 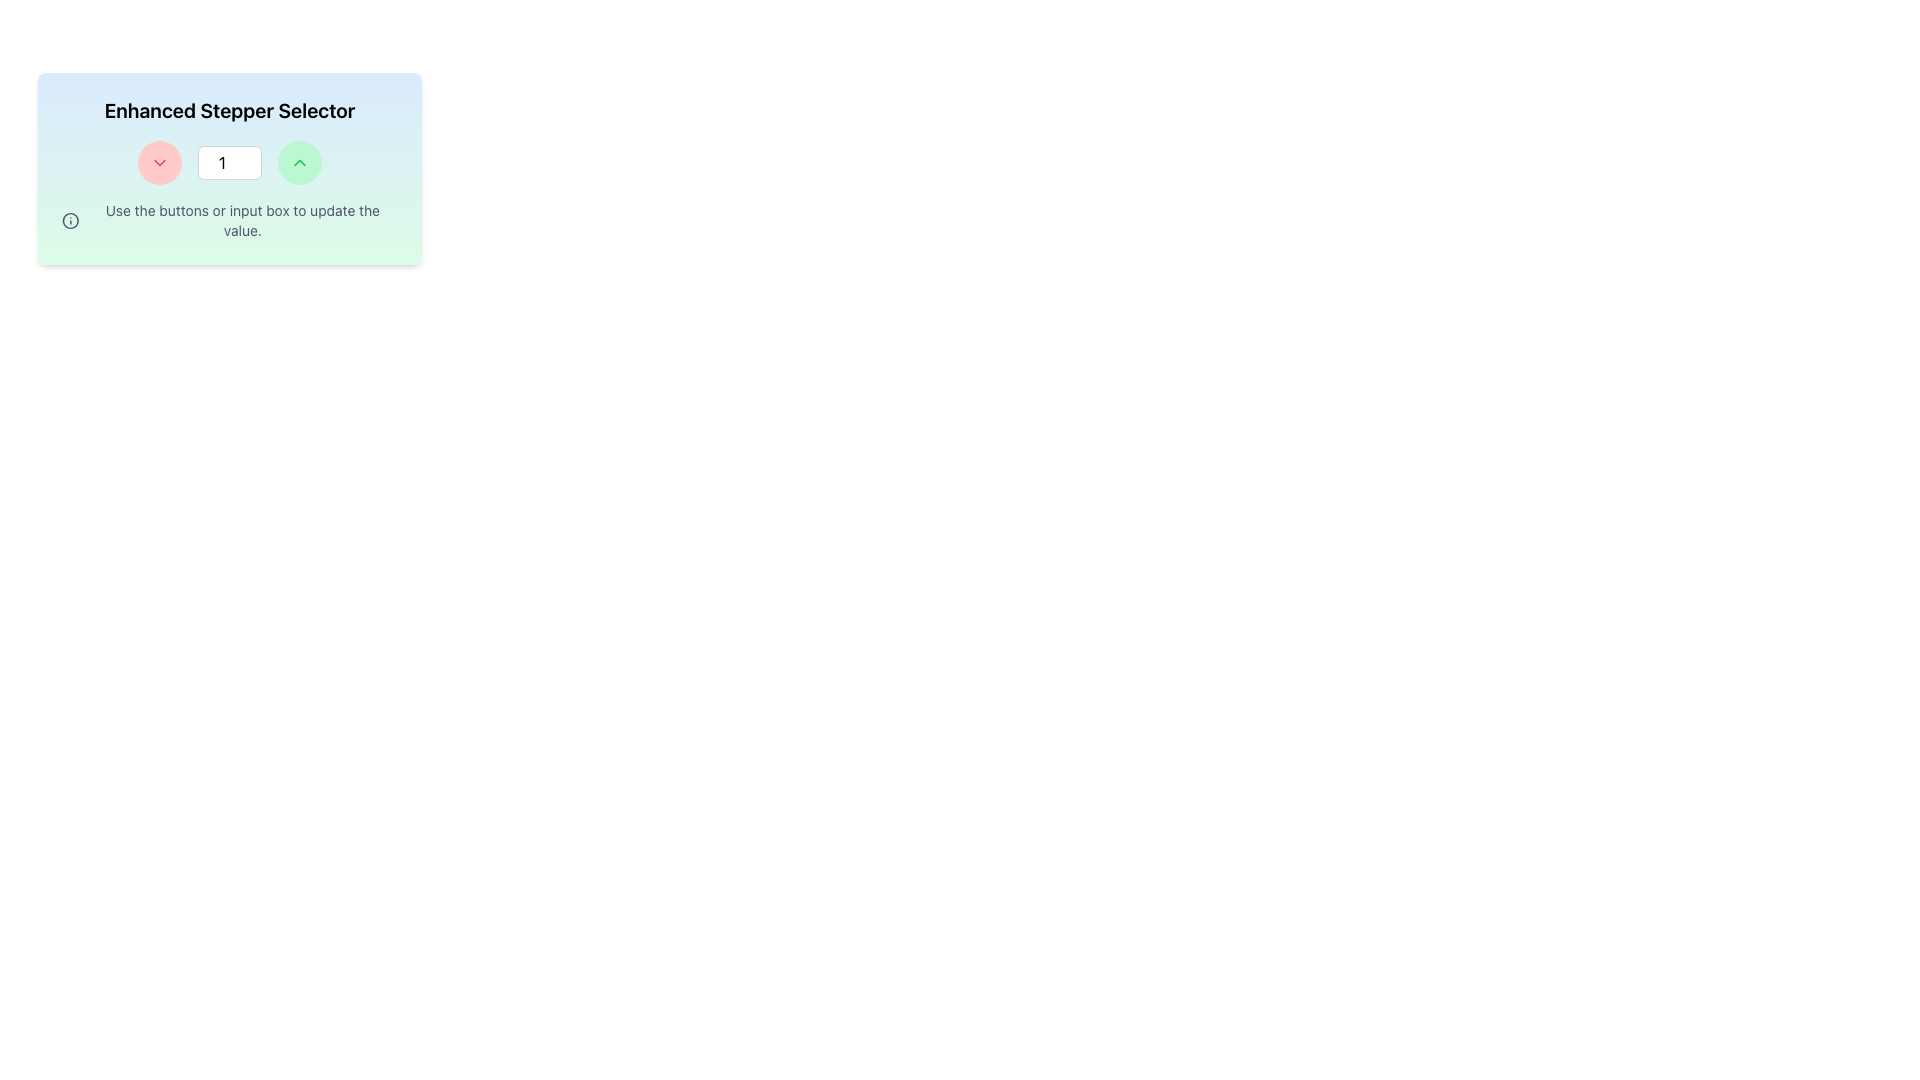 I want to click on the red circular button with a downward chevron, so click(x=158, y=161).